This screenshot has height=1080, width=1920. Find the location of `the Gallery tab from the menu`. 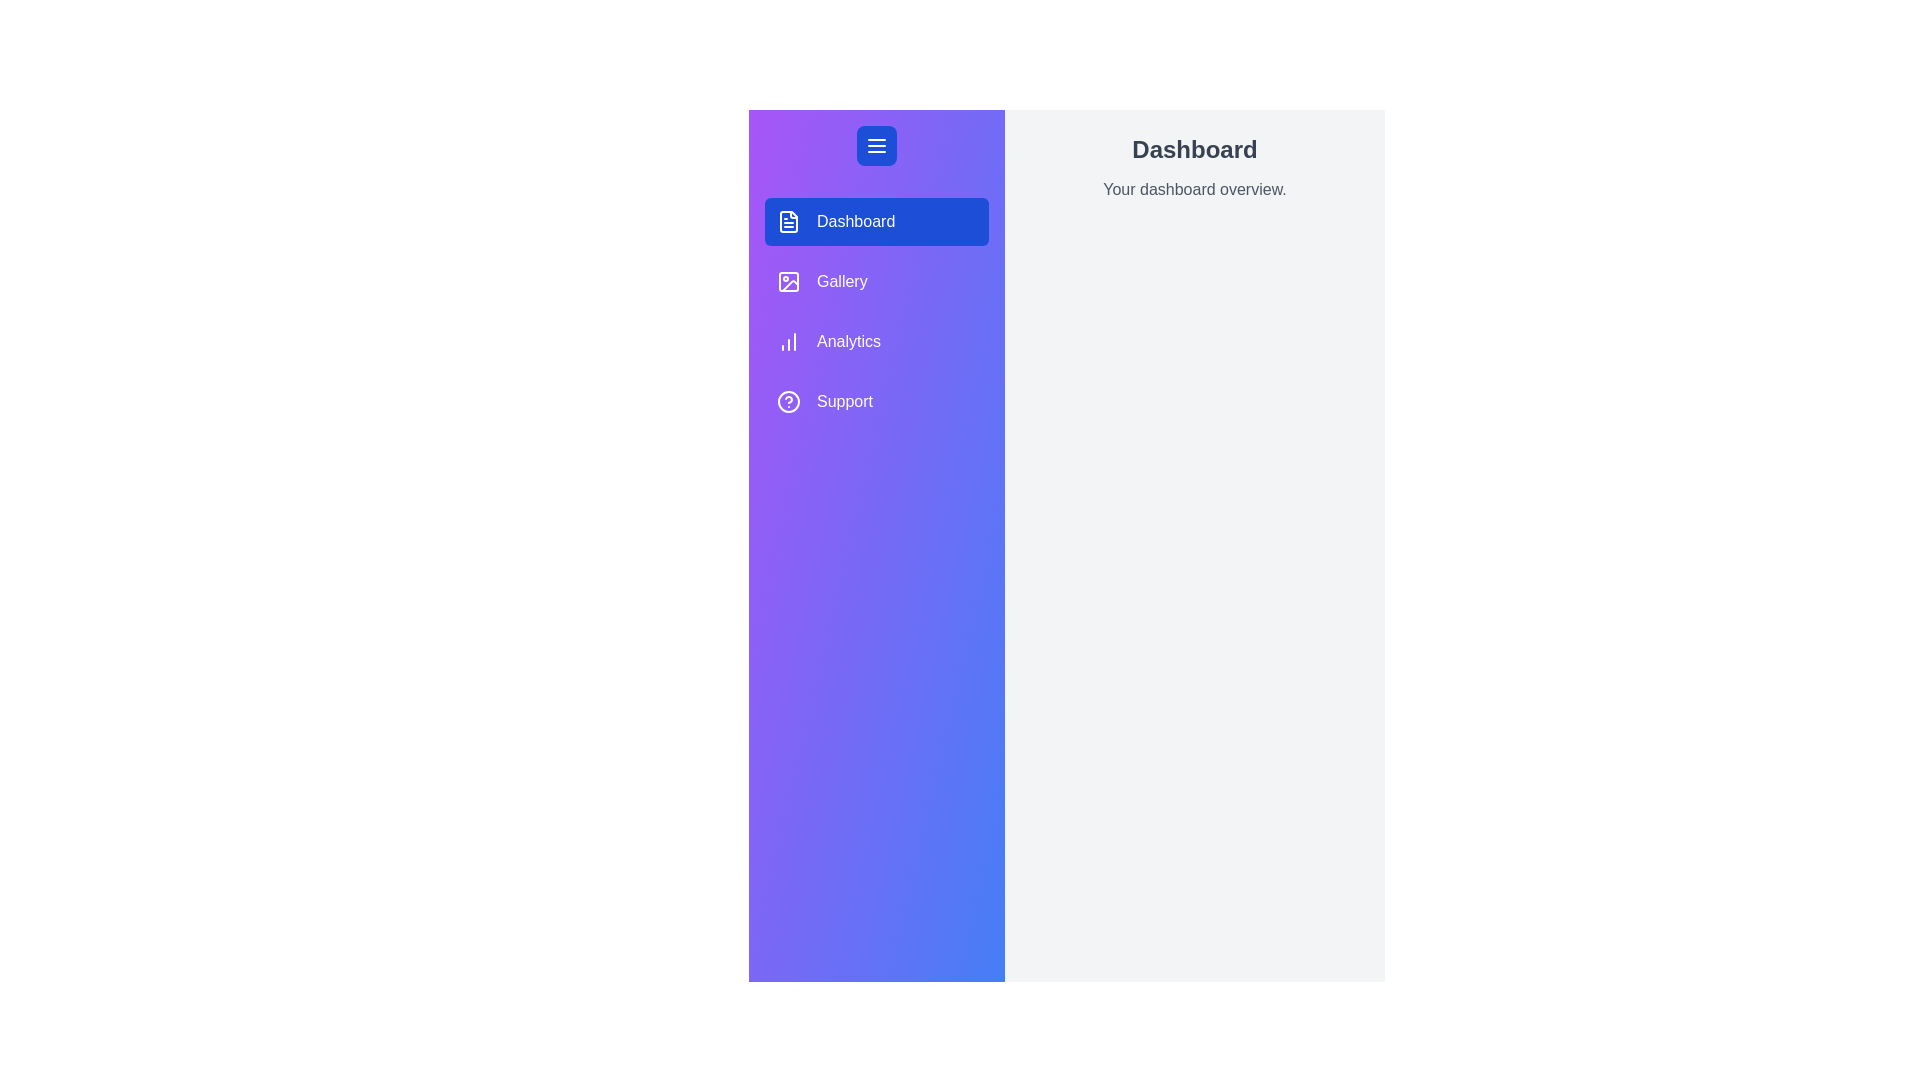

the Gallery tab from the menu is located at coordinates (877, 281).